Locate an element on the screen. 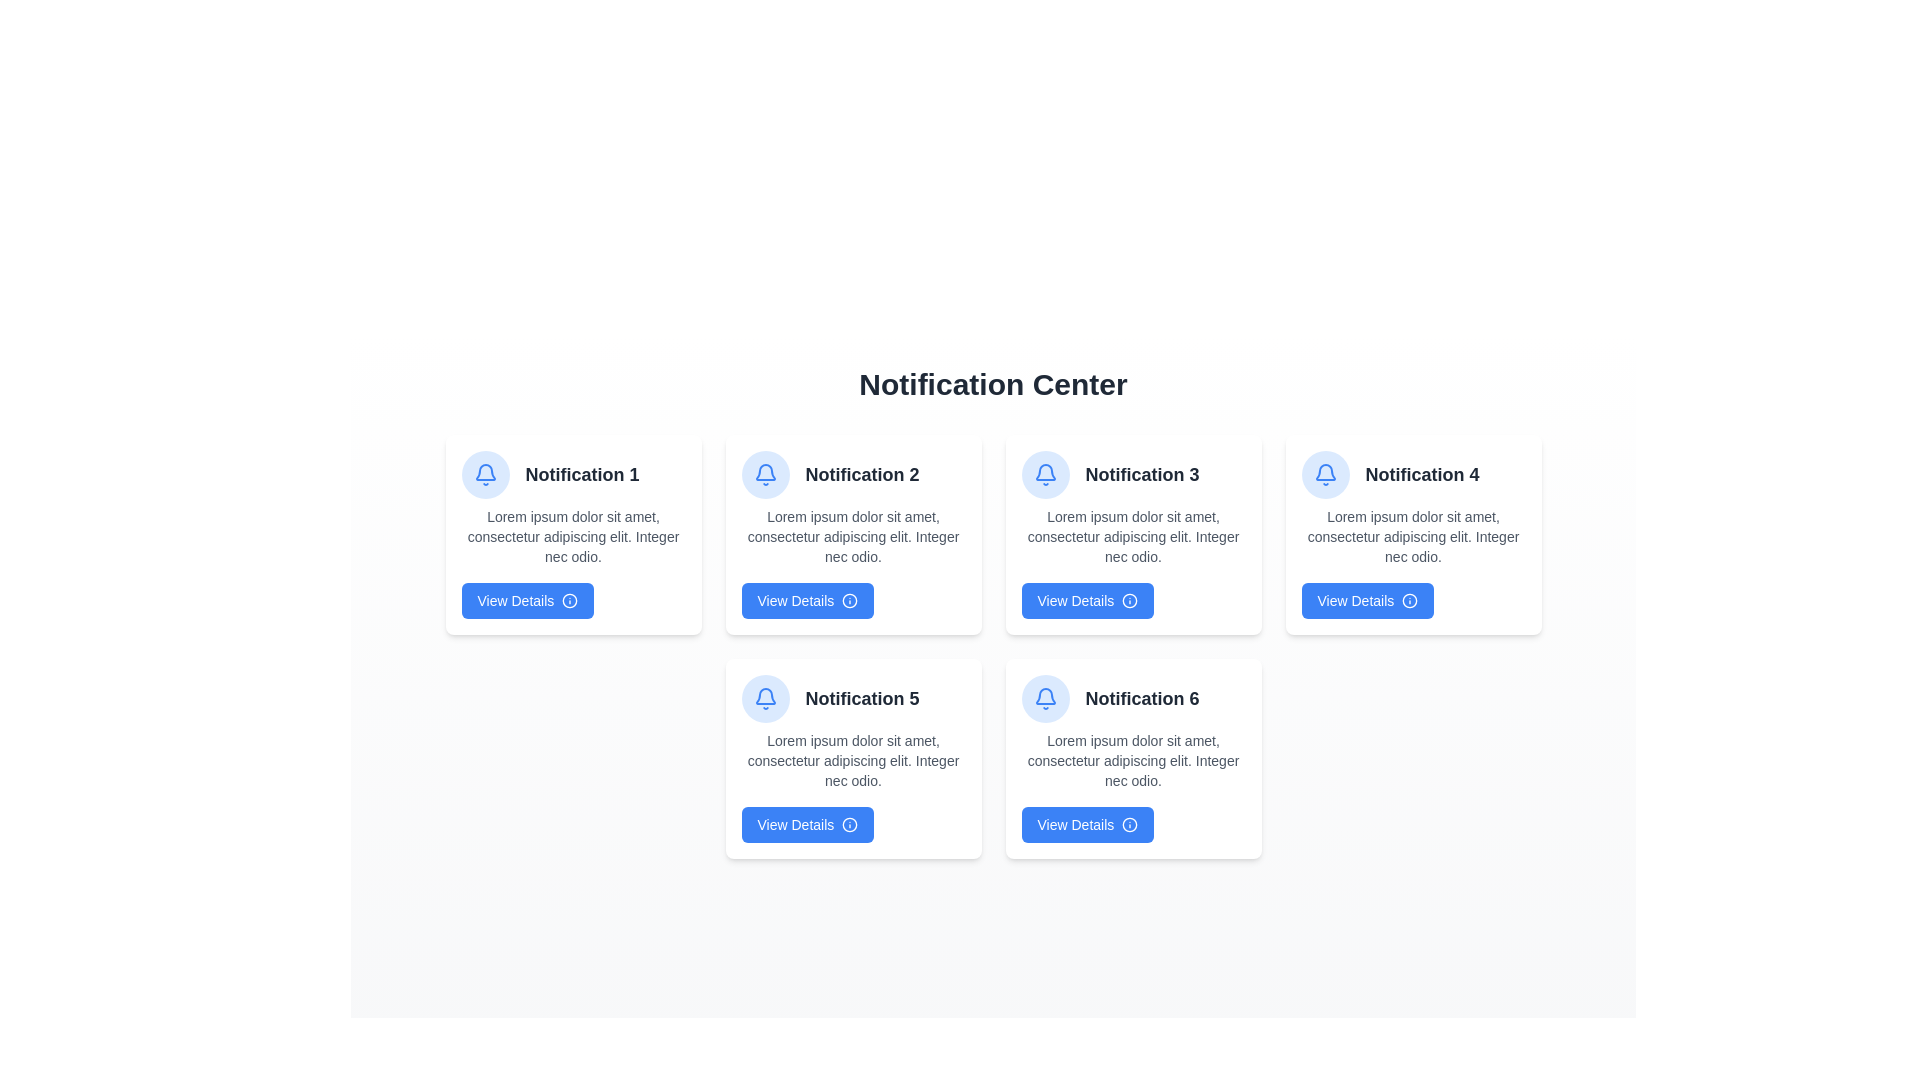  the bold text 'Notification 1' is located at coordinates (572, 474).